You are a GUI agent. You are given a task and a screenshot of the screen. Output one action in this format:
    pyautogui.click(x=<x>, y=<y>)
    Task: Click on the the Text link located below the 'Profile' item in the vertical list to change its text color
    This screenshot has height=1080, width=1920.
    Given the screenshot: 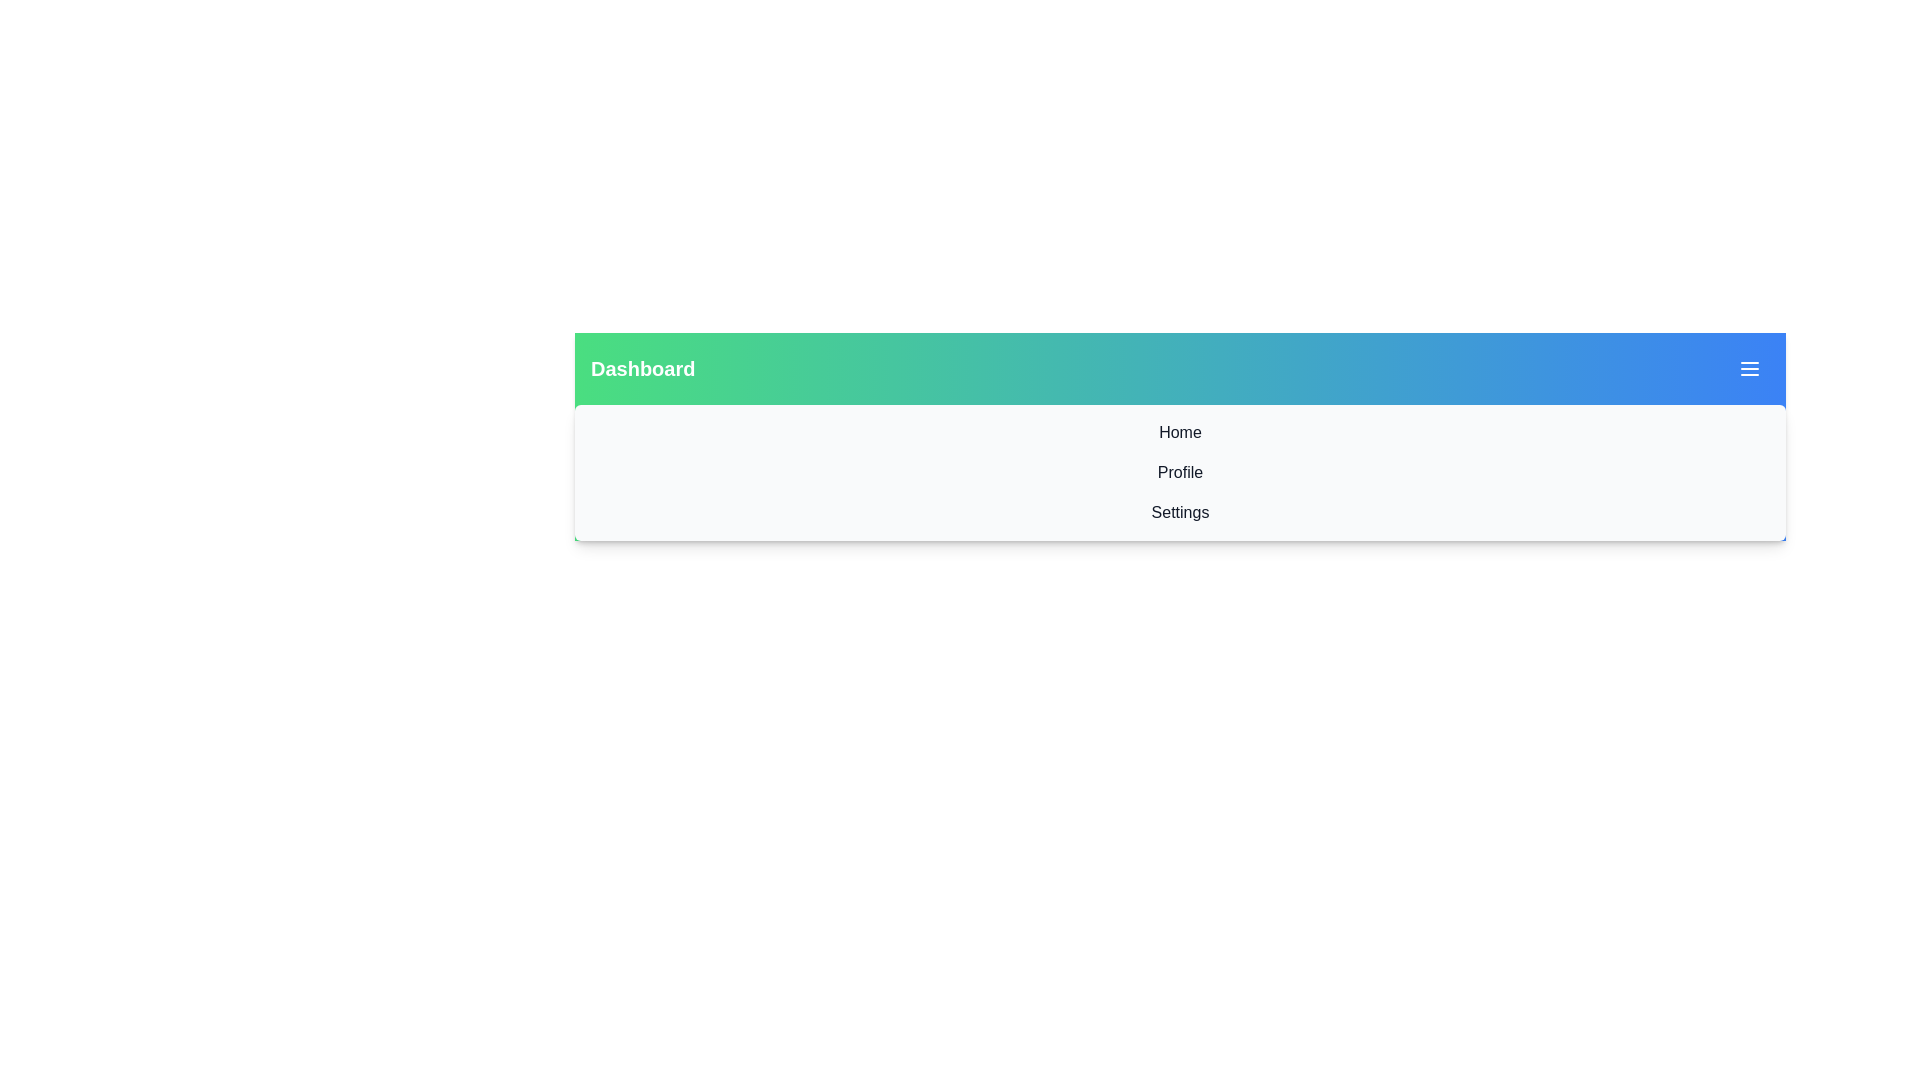 What is the action you would take?
    pyautogui.click(x=1180, y=512)
    